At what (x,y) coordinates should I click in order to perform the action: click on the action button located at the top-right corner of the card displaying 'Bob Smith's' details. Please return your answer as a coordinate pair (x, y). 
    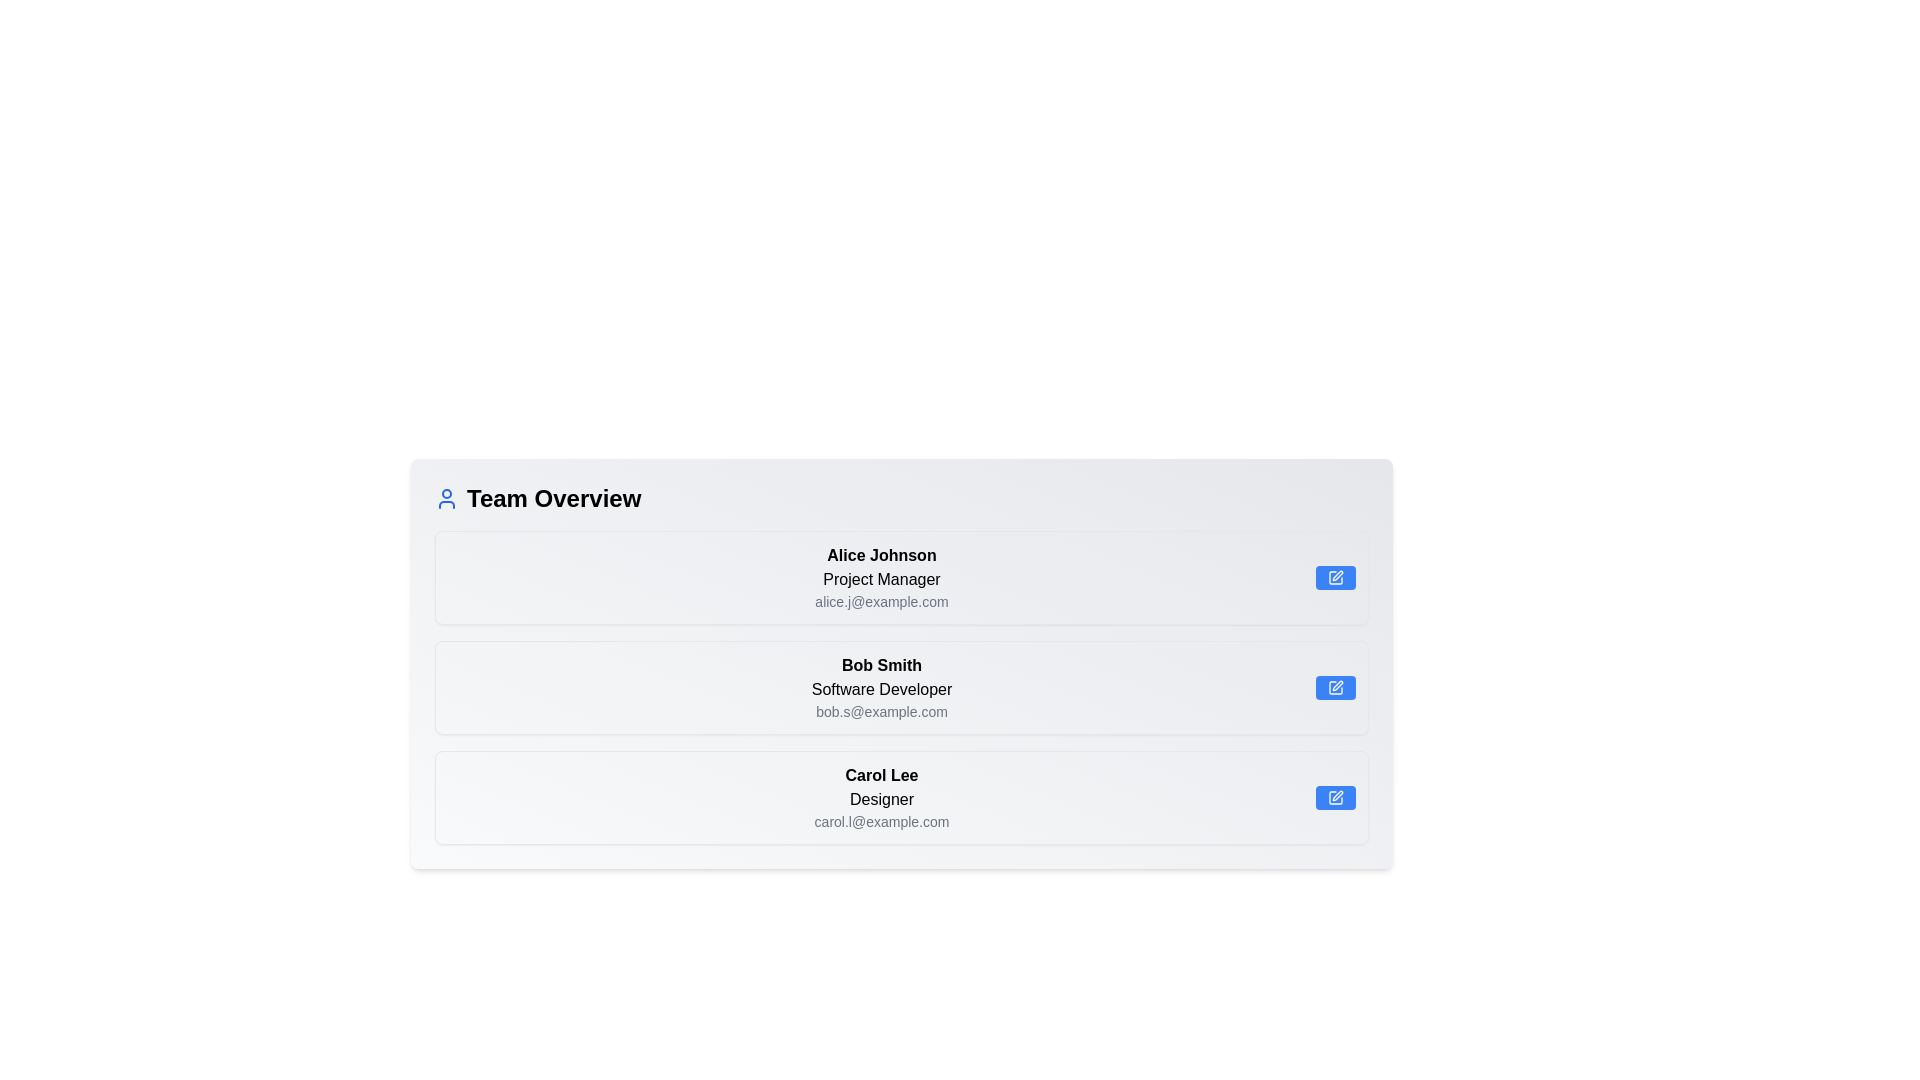
    Looking at the image, I should click on (1335, 686).